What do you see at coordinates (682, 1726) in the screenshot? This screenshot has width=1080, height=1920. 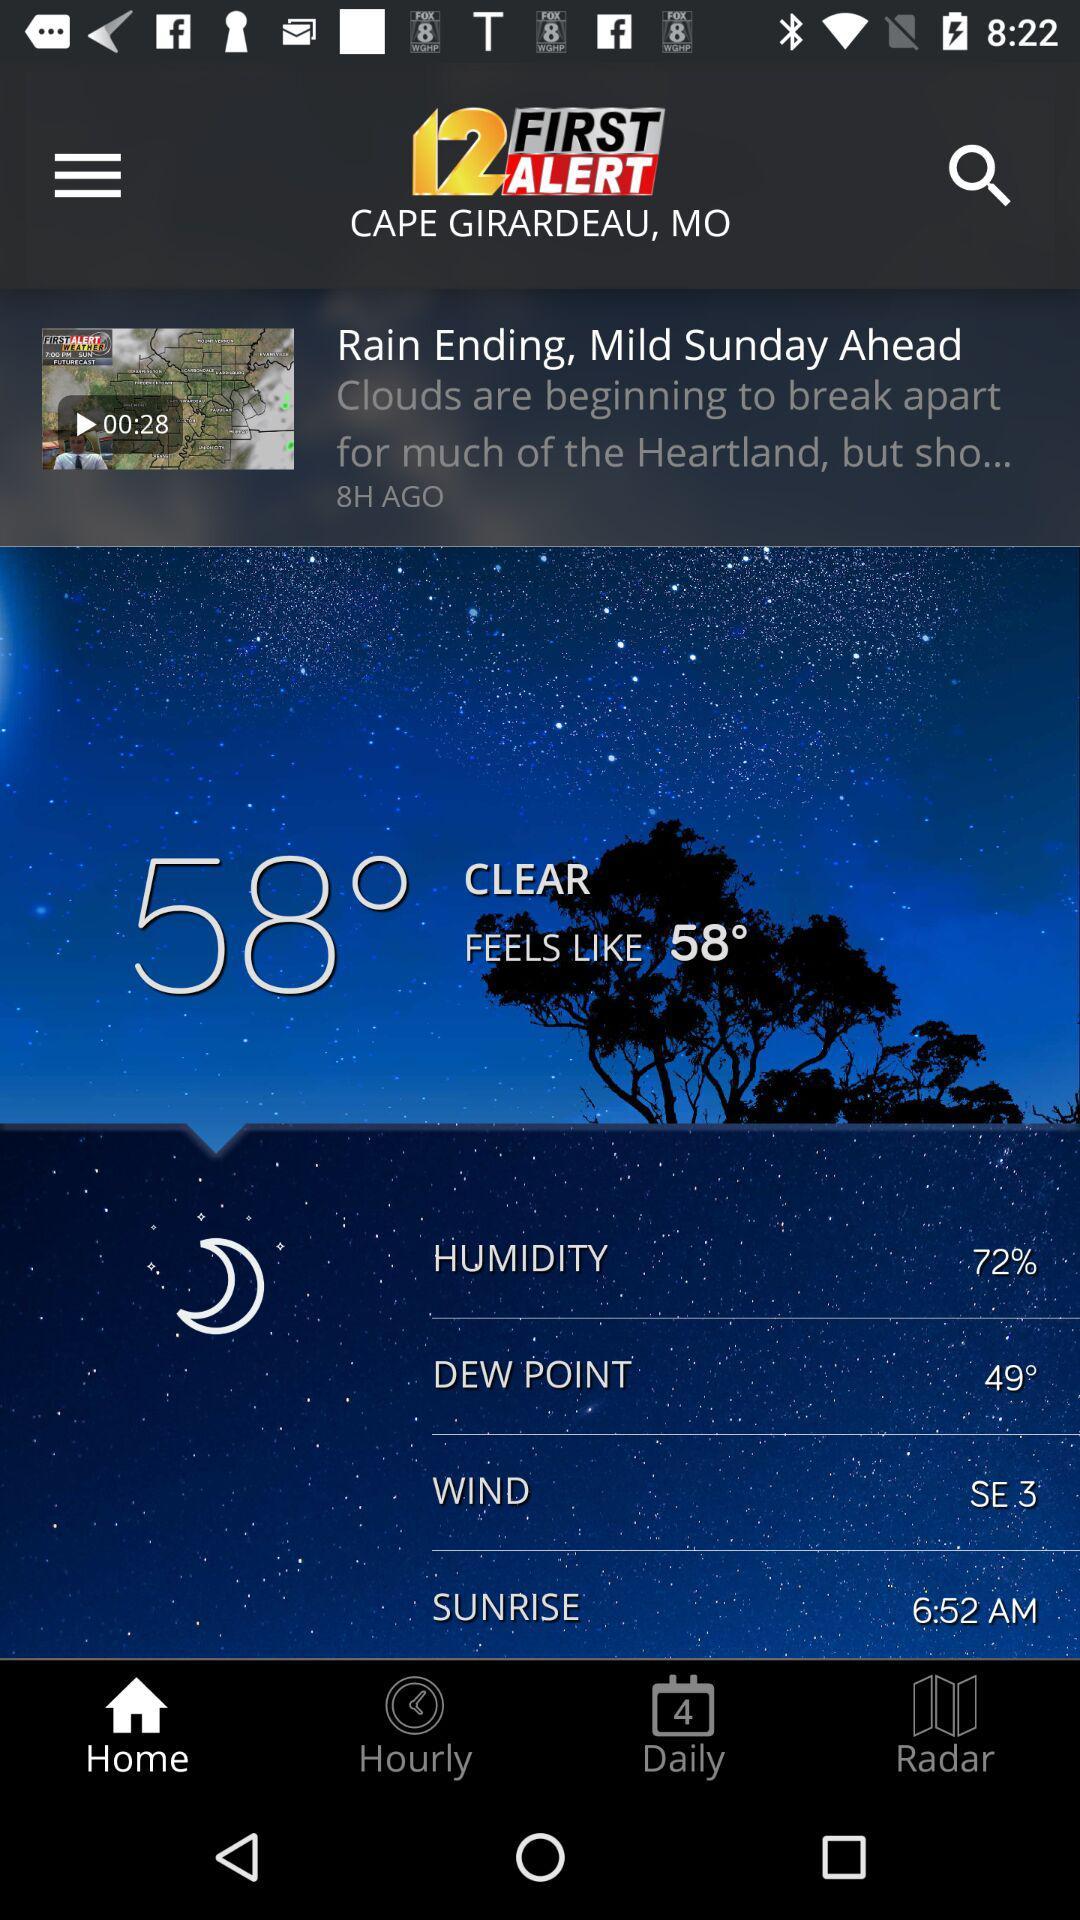 I see `the daily radio button` at bounding box center [682, 1726].